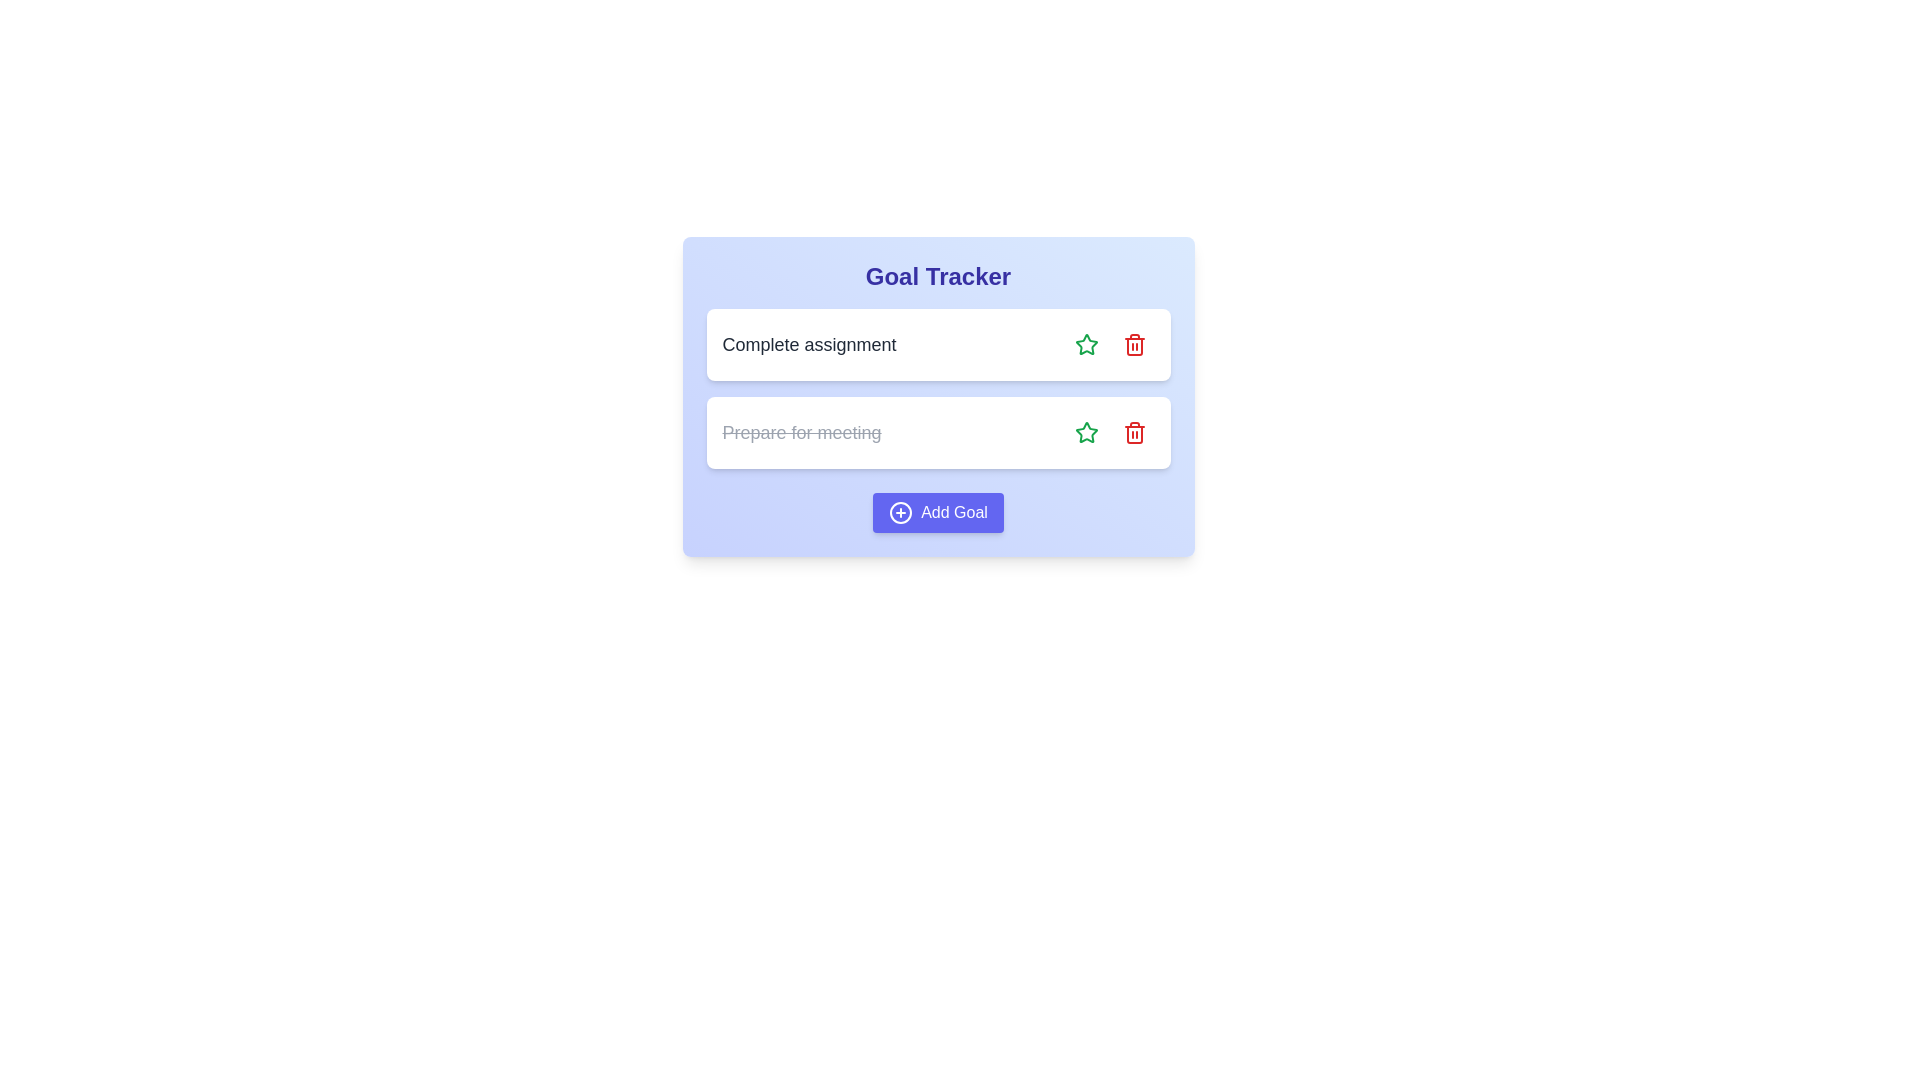  I want to click on the button located at the bottom of the 'Goal Tracker' list, so click(937, 512).